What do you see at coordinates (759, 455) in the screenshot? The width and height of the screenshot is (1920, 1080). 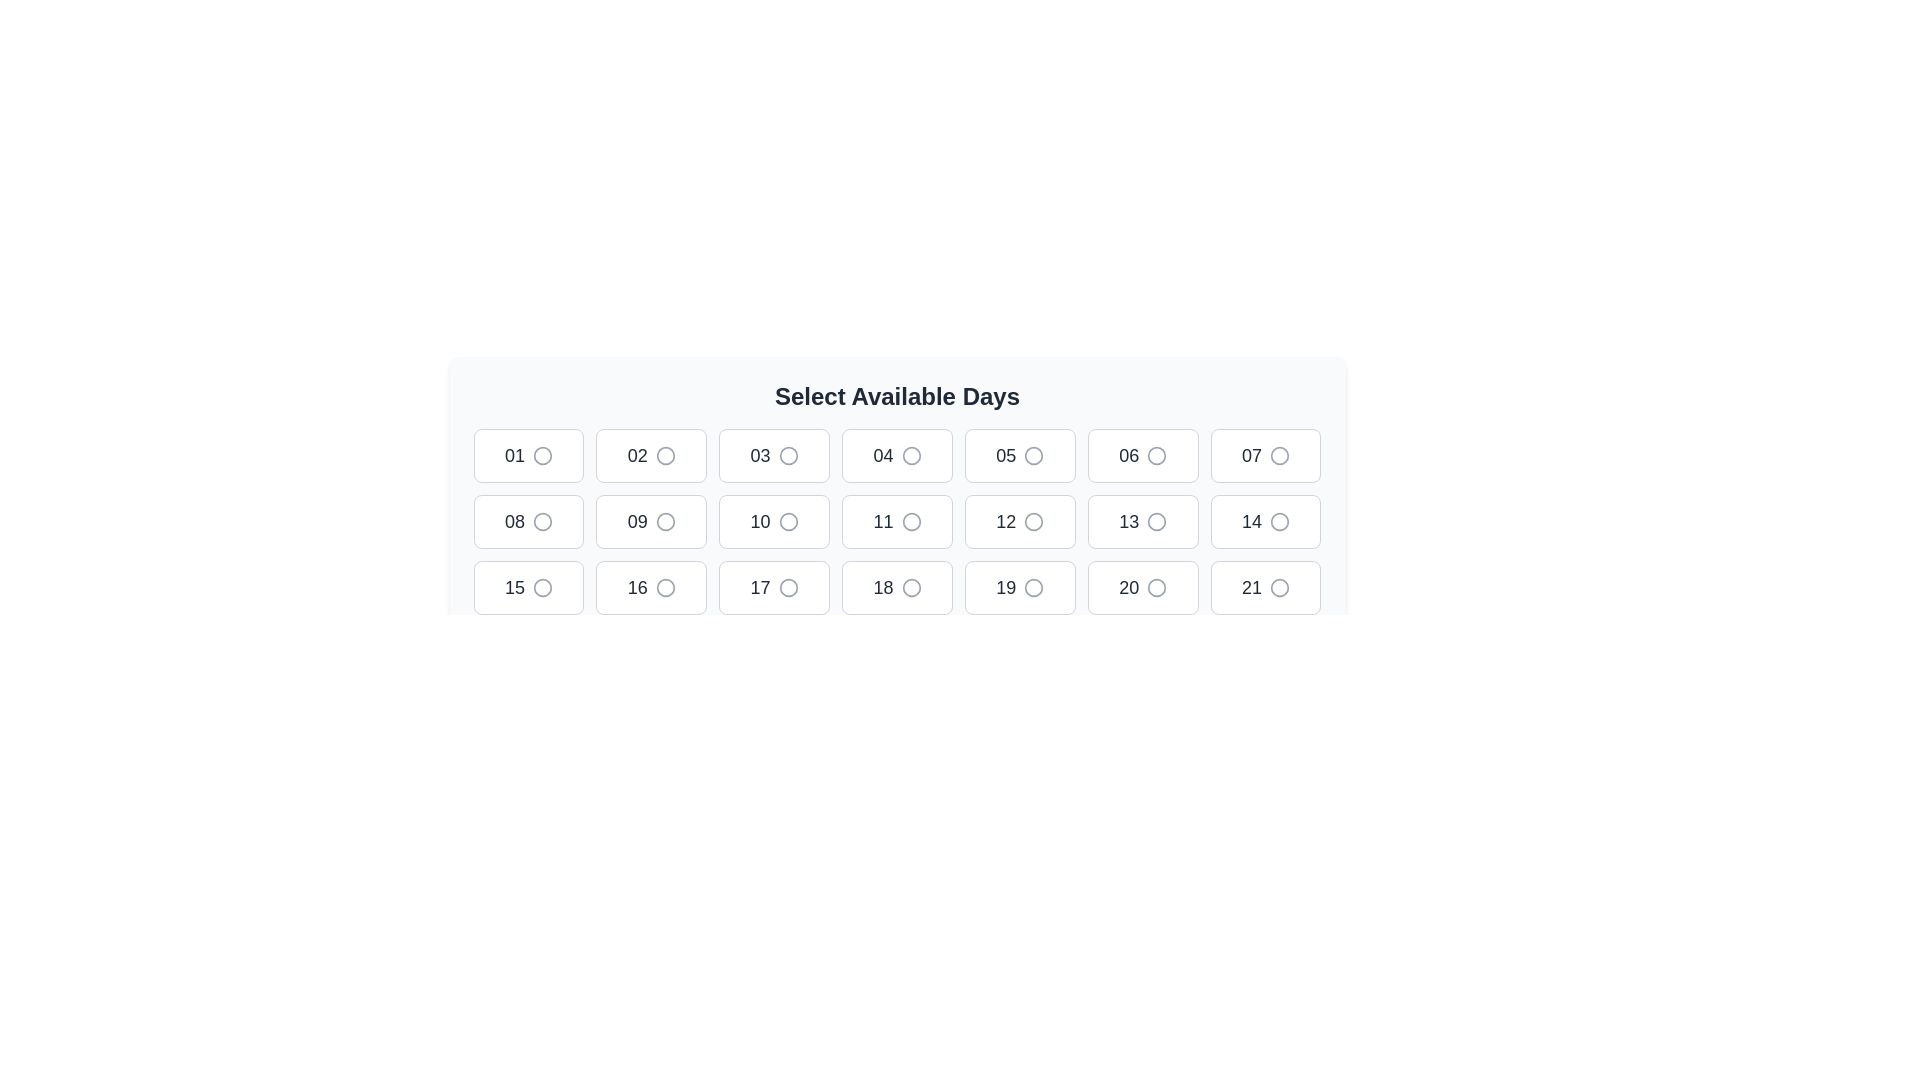 I see `the text label displaying the number '03', located in the third grid cell of the first row under the 'Select Available Days' heading` at bounding box center [759, 455].